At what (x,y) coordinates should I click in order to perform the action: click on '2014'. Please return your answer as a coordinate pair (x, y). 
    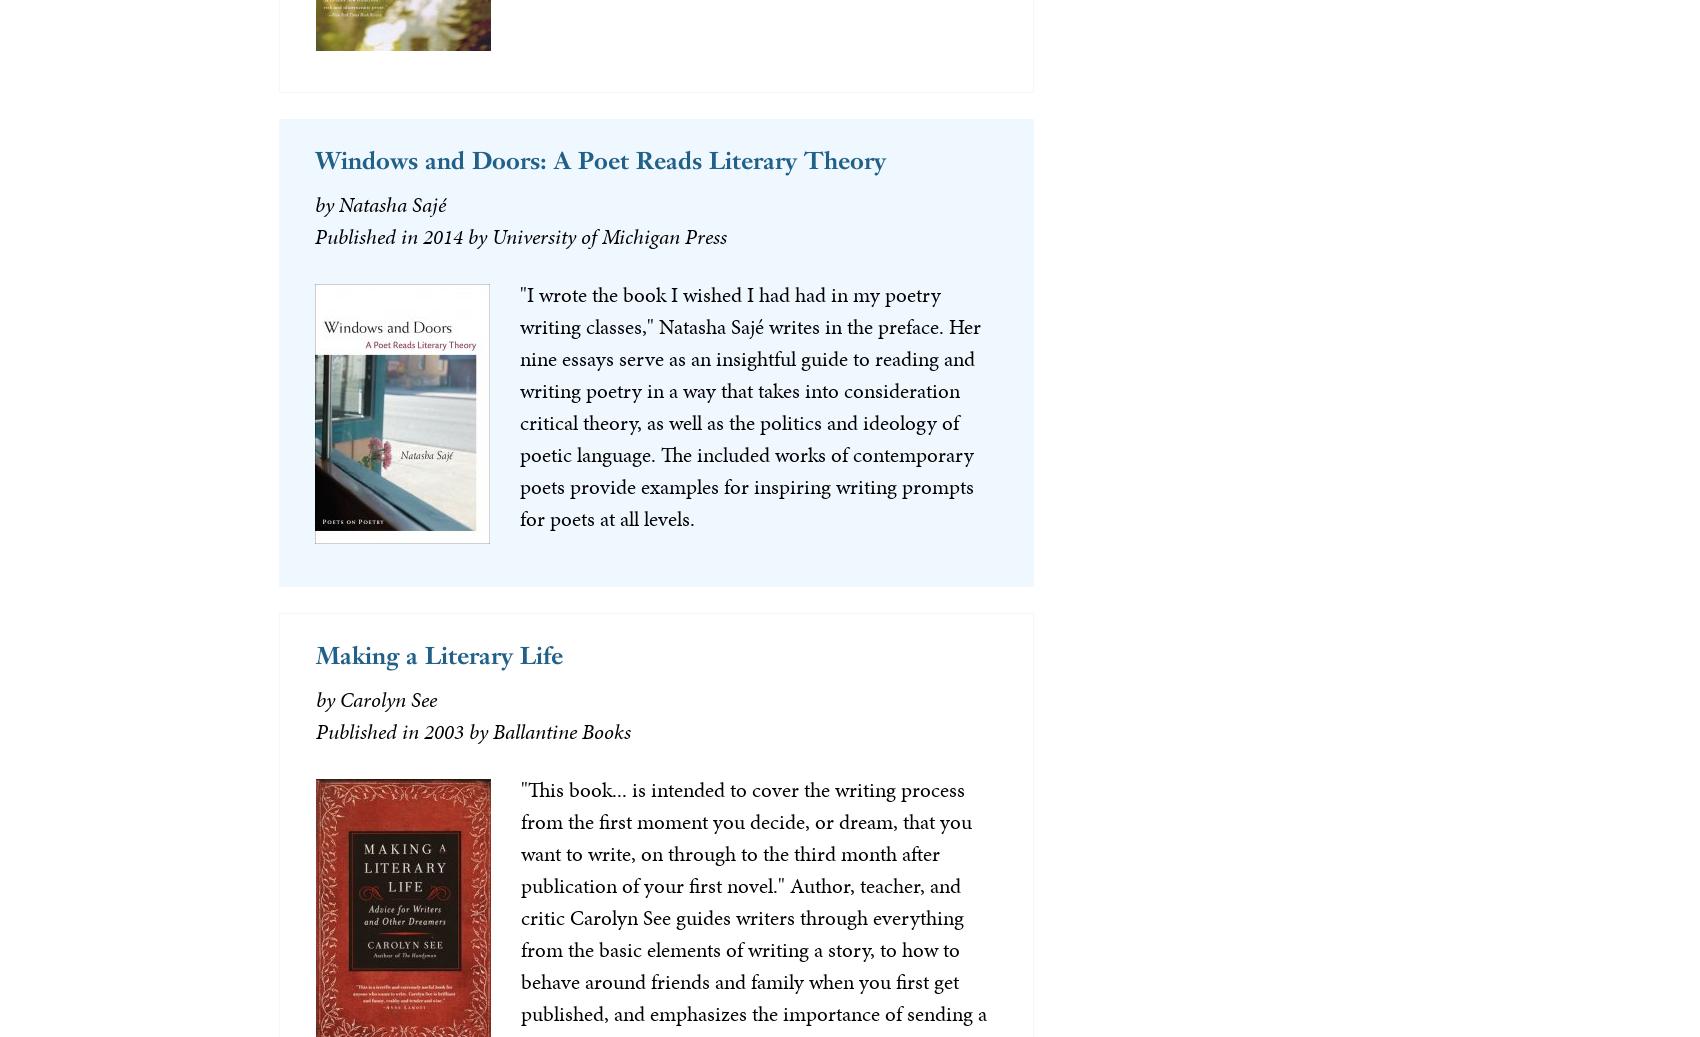
    Looking at the image, I should click on (442, 235).